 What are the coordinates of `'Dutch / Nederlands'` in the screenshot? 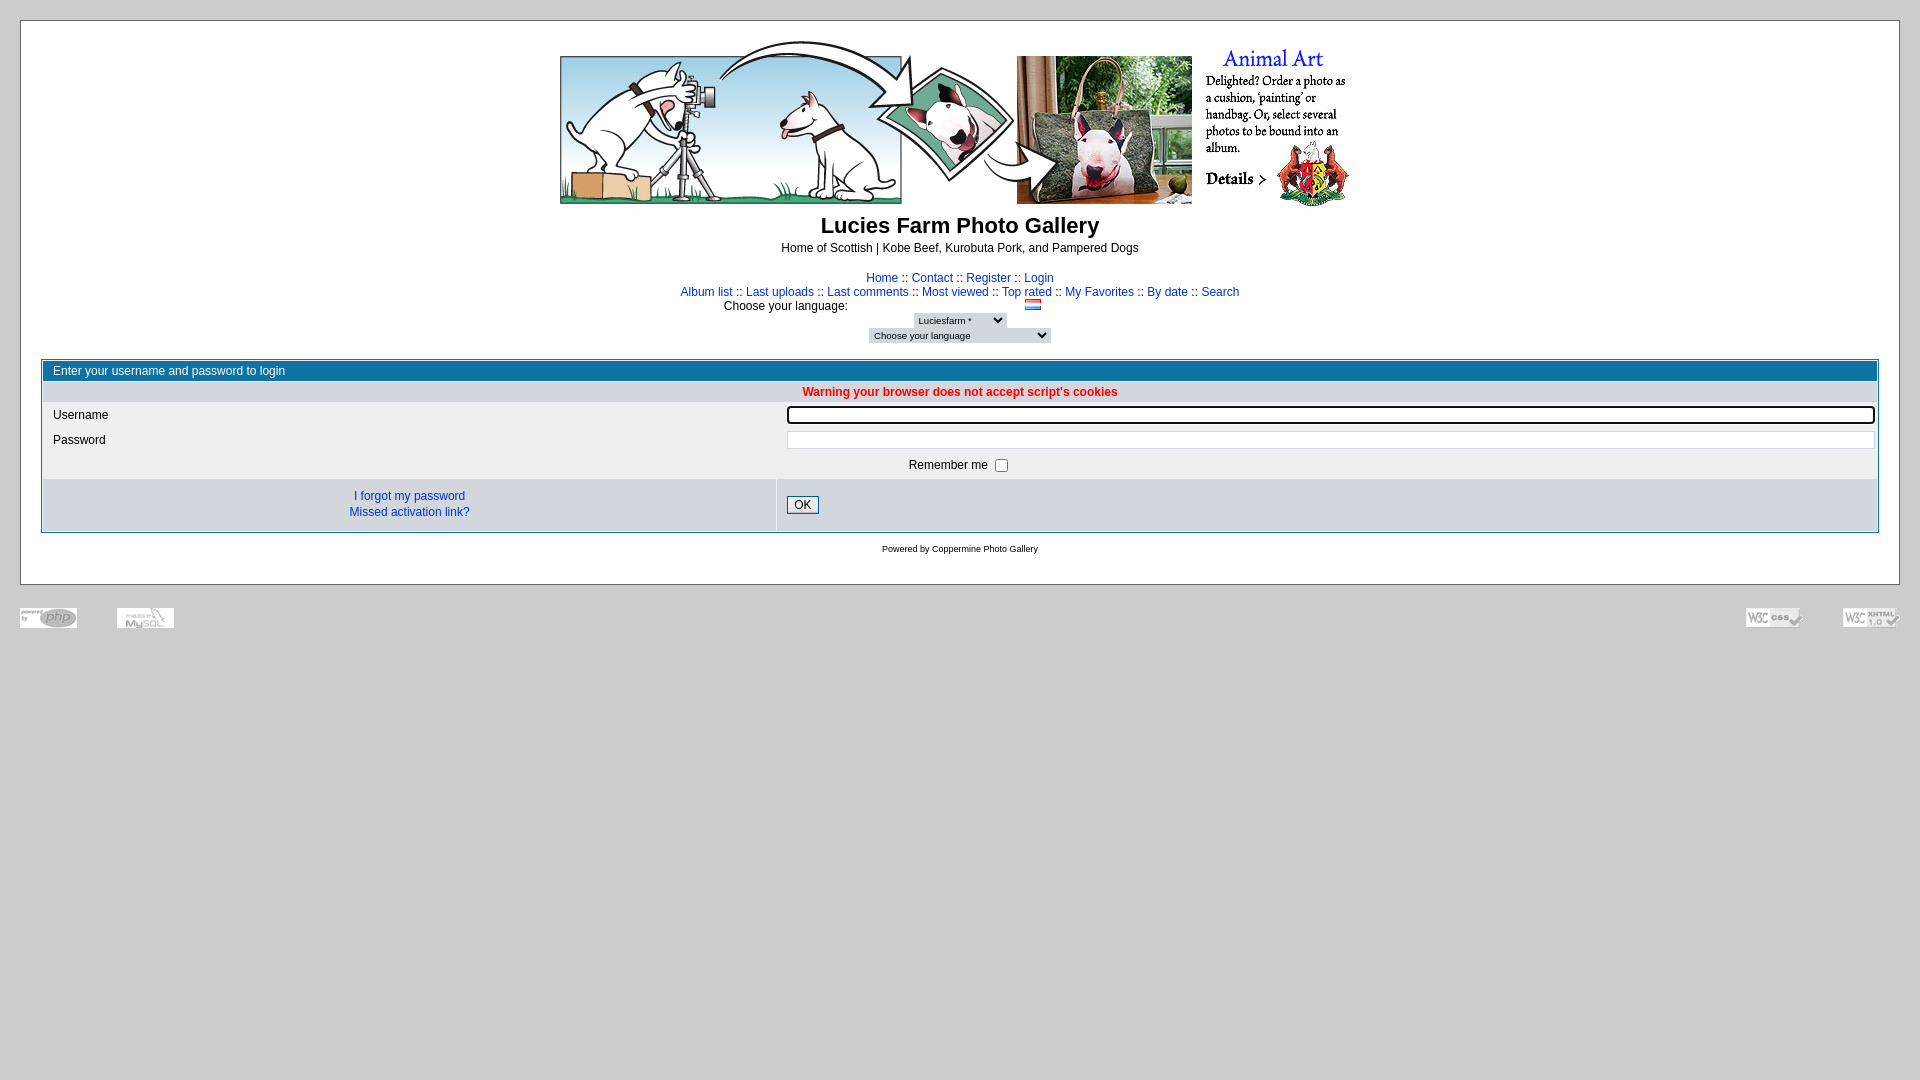 It's located at (915, 304).